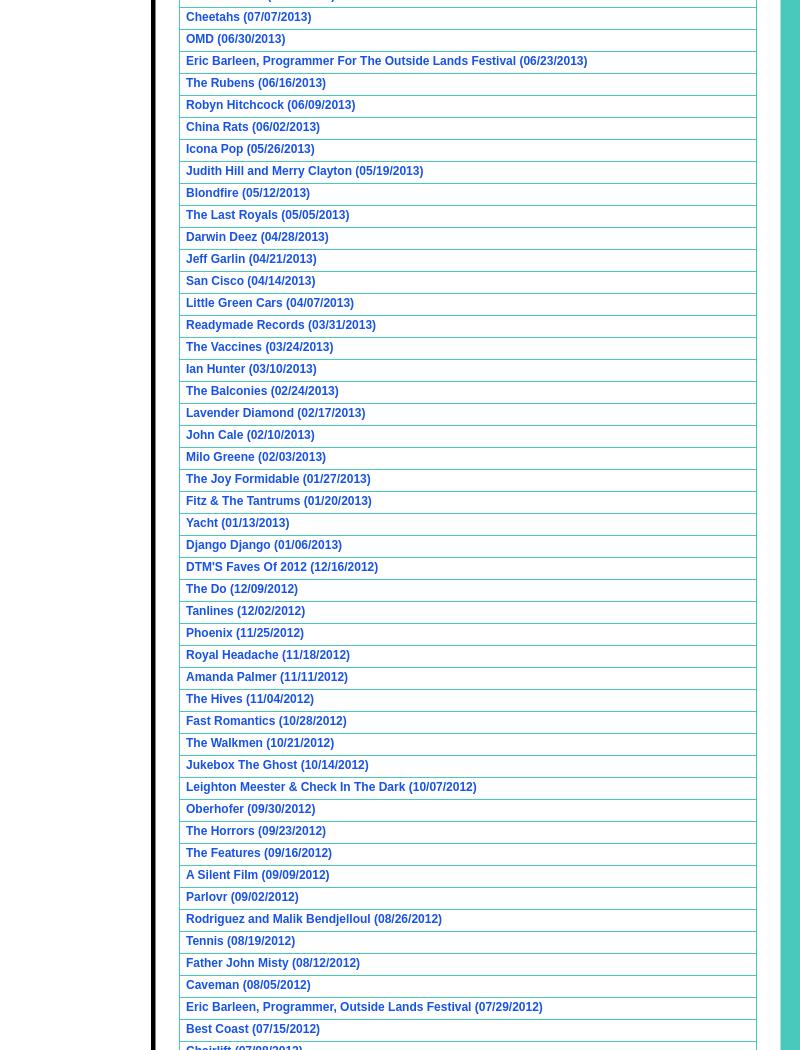  What do you see at coordinates (252, 126) in the screenshot?
I see `'China Rats (06/02/2013)'` at bounding box center [252, 126].